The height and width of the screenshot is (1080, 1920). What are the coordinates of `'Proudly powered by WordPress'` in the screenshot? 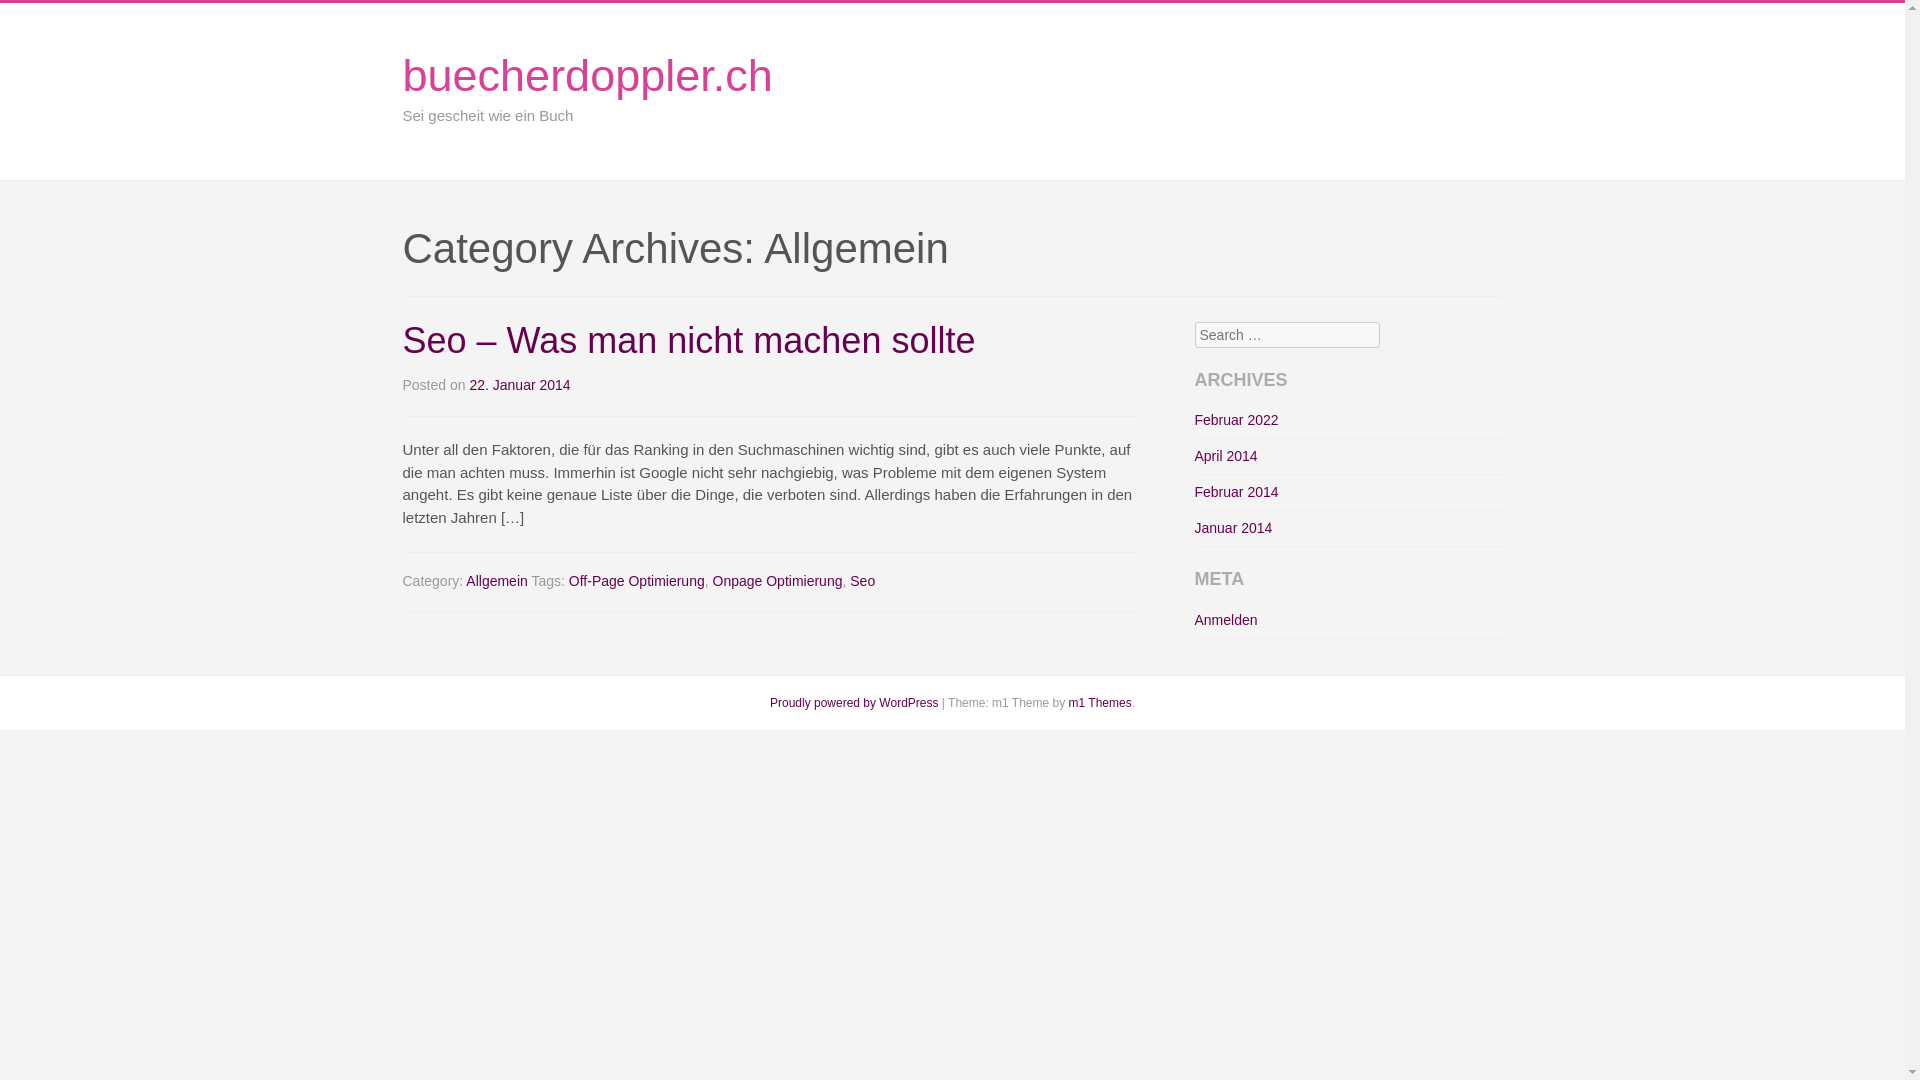 It's located at (854, 701).